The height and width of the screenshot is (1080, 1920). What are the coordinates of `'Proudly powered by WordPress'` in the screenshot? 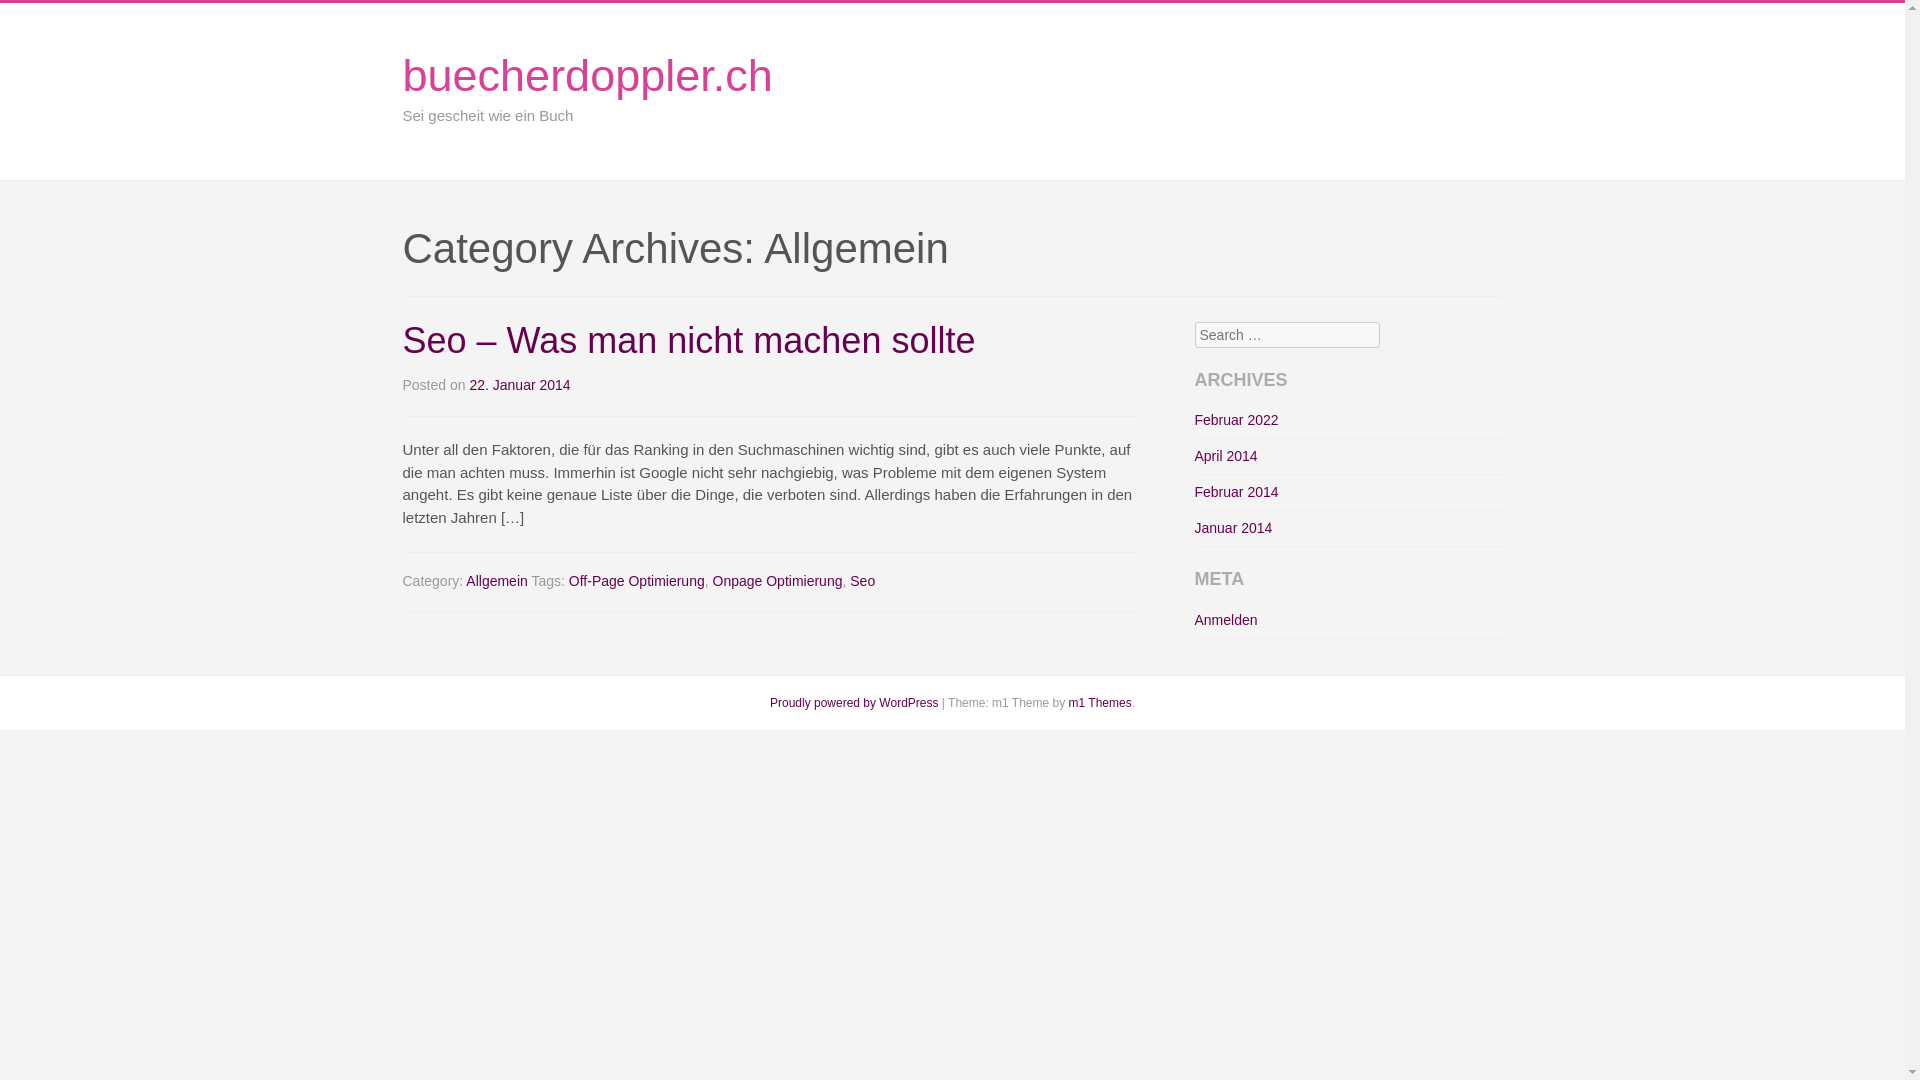 It's located at (854, 701).